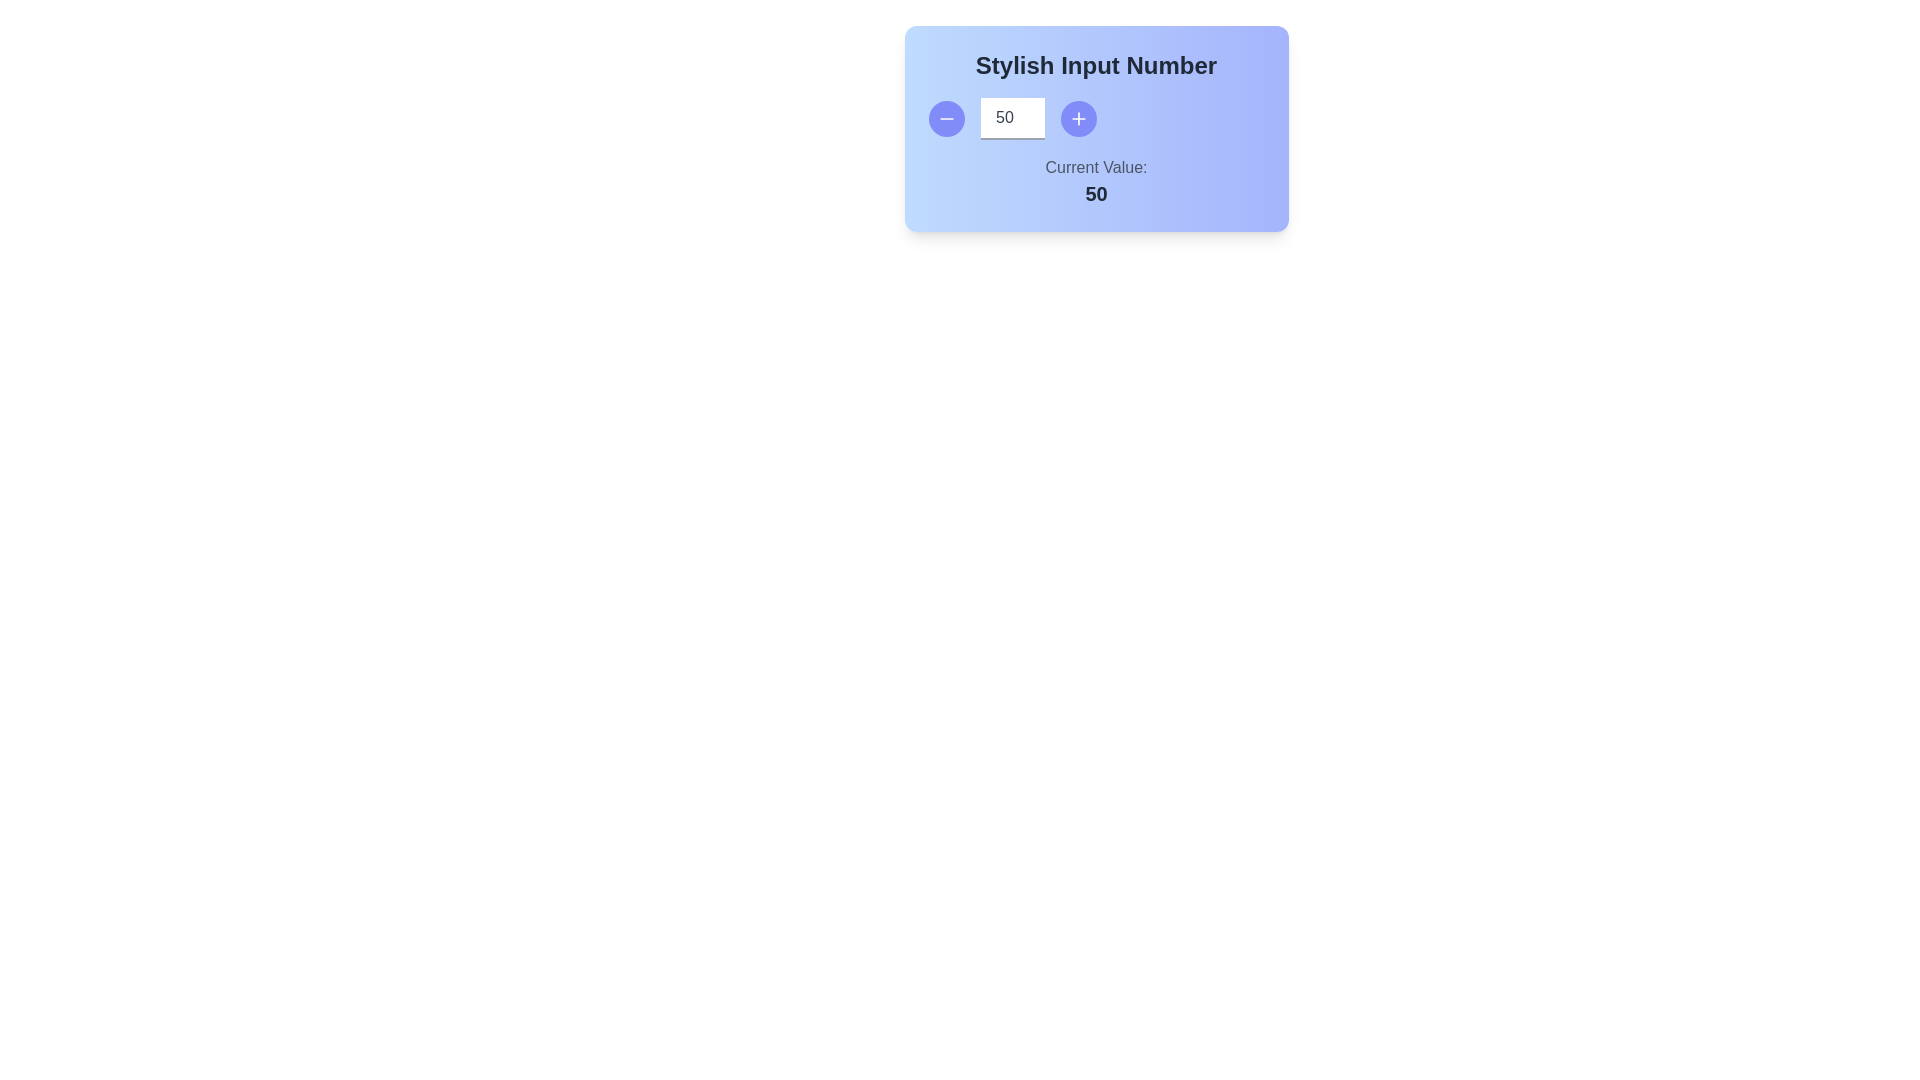  I want to click on the circular button with a purple background and a white minus icon, so click(945, 119).